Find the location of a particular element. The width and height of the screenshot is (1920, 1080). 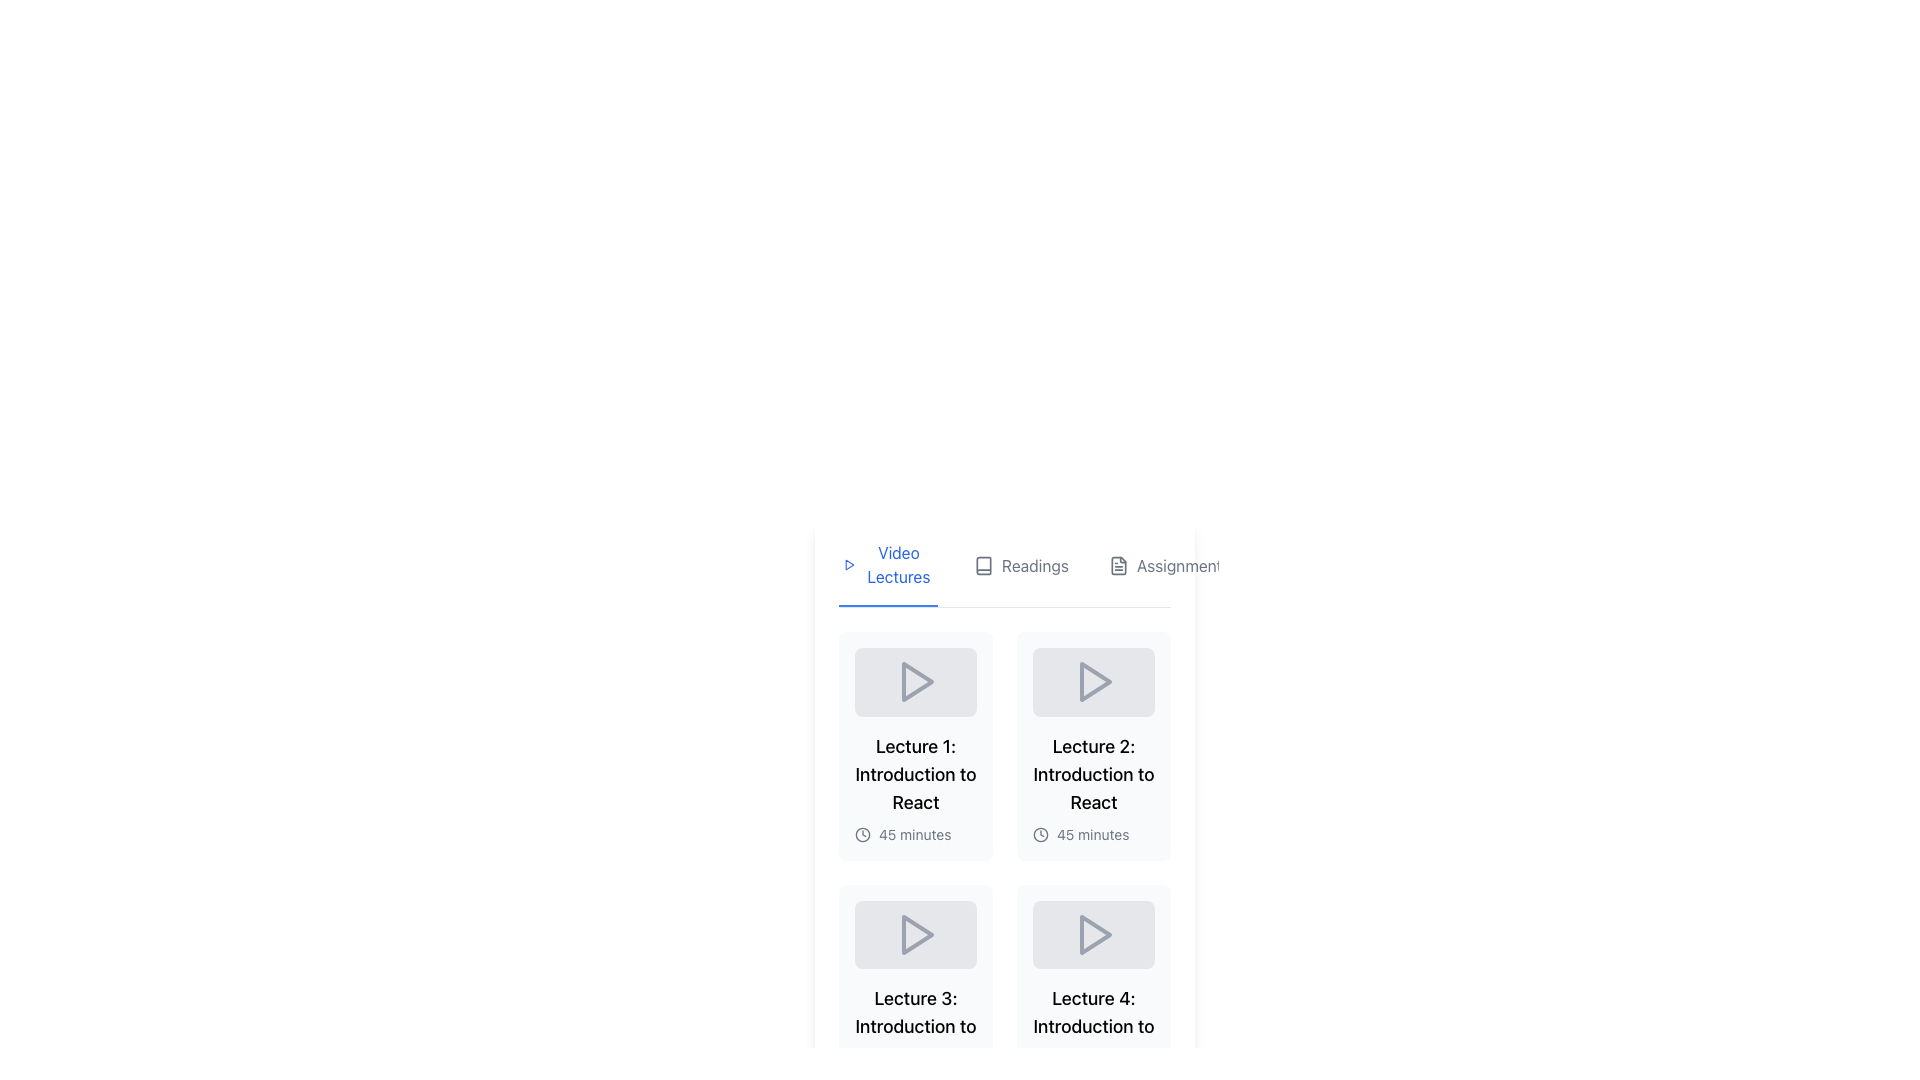

the 'Readings' icon located in the horizontal navigation bar near the top of the interface is located at coordinates (983, 566).